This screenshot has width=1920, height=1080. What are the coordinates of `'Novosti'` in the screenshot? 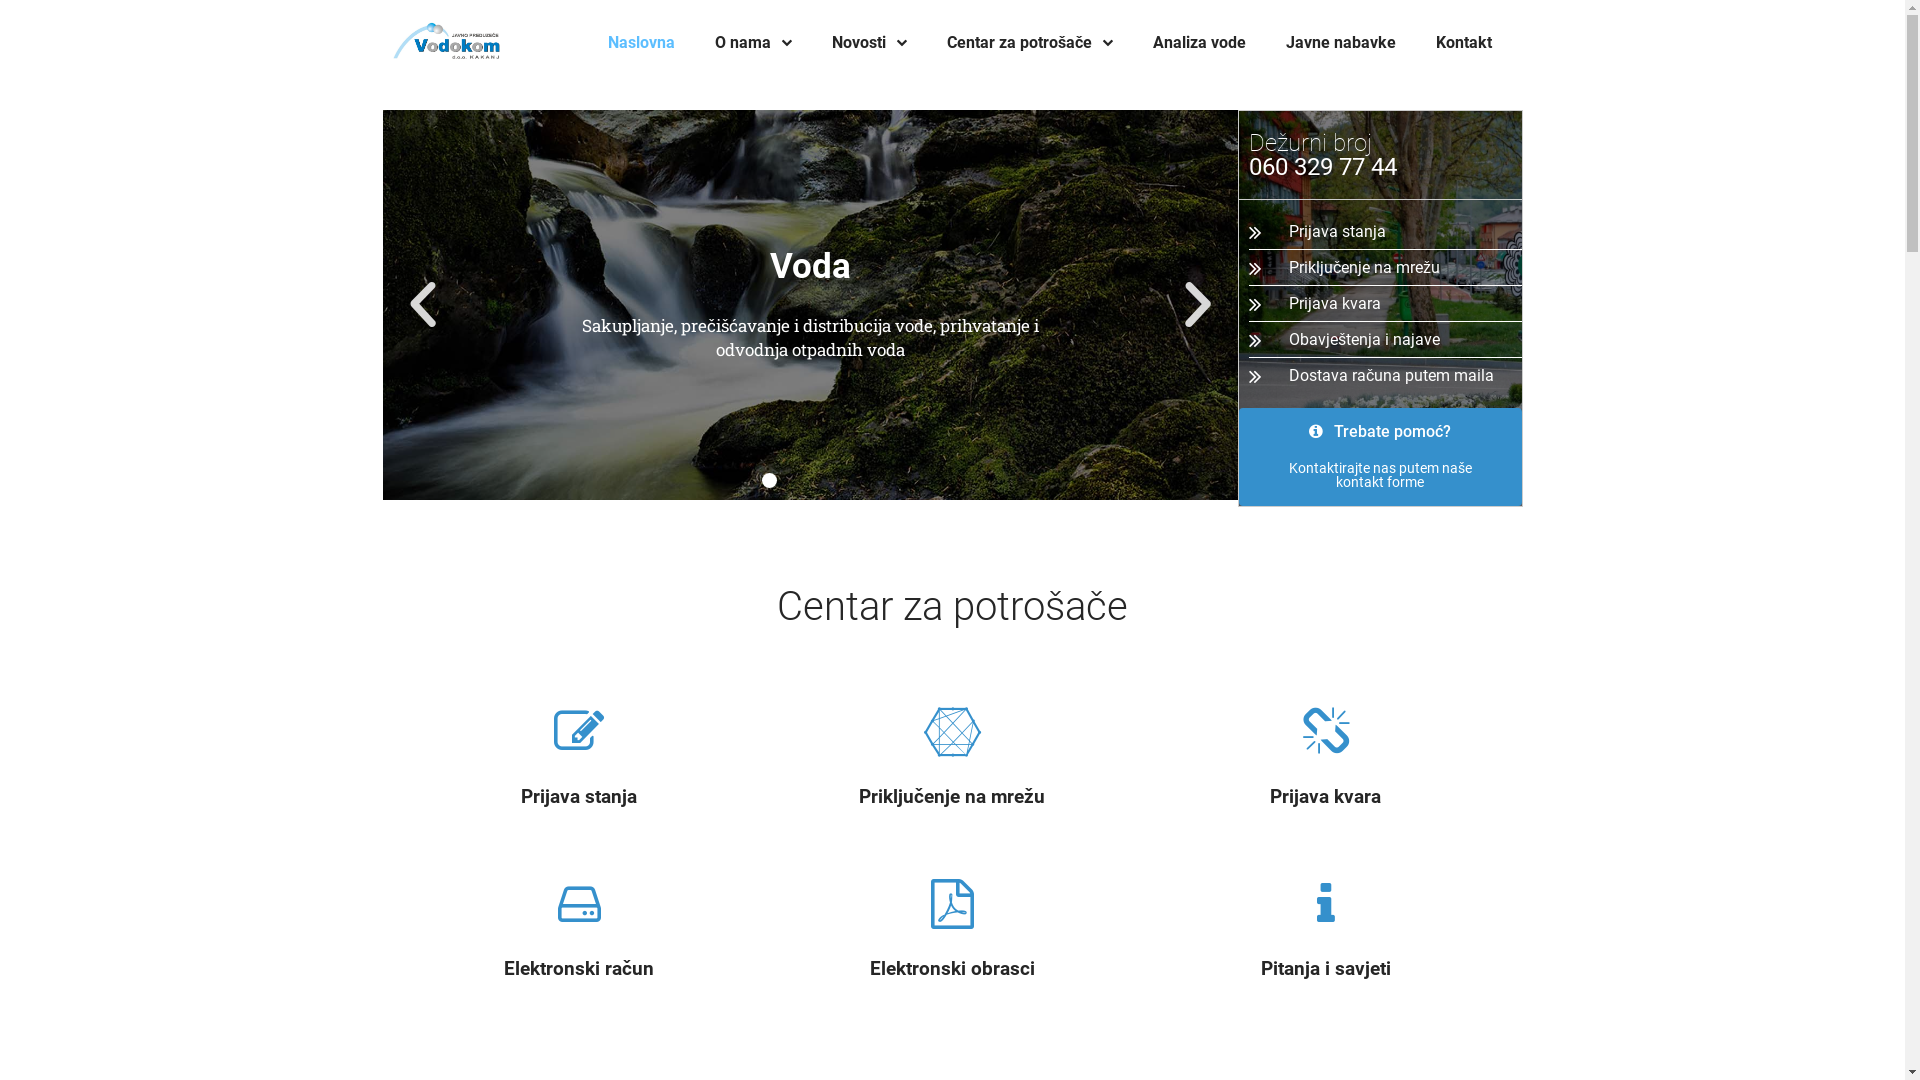 It's located at (811, 42).